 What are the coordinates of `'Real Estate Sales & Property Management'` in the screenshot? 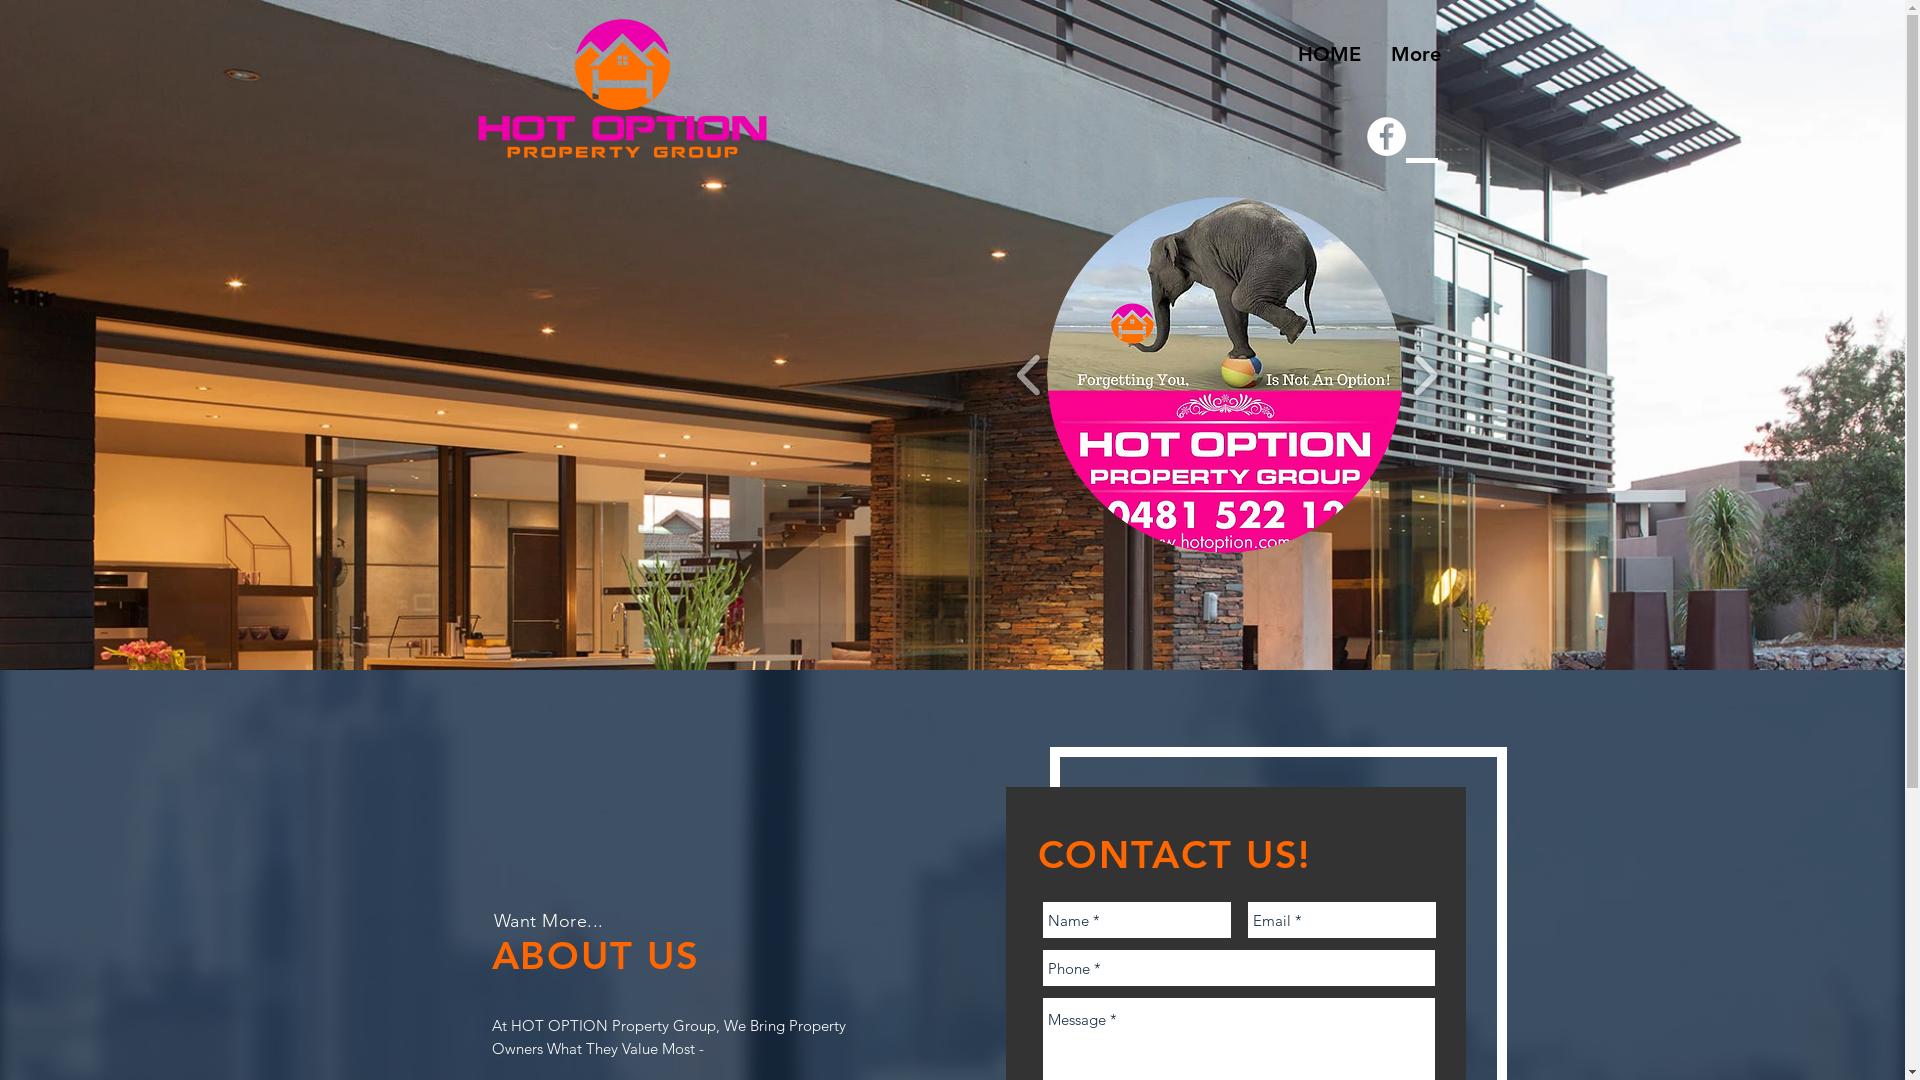 It's located at (621, 87).